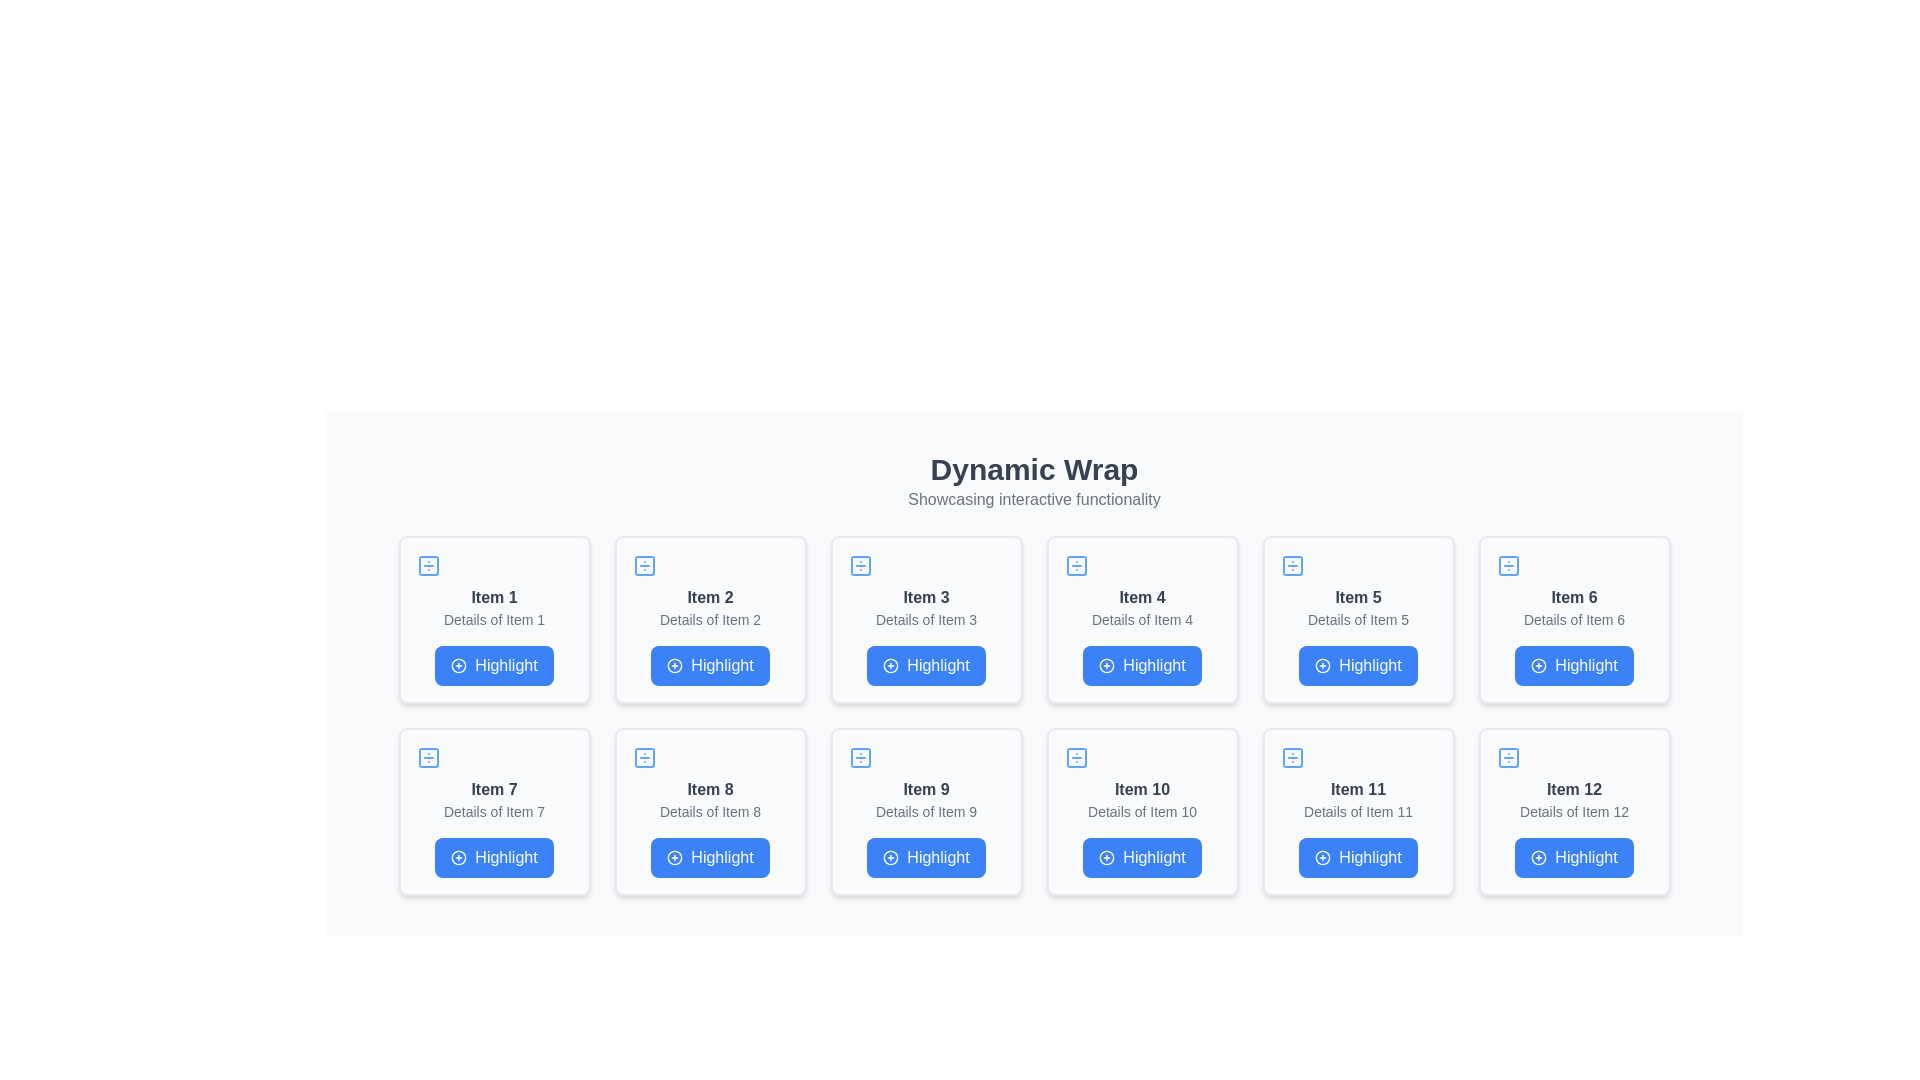 The image size is (1920, 1080). What do you see at coordinates (1142, 856) in the screenshot?
I see `the button located at the bottom of the card labeled 'Item 10' in the third card of the fourth row` at bounding box center [1142, 856].